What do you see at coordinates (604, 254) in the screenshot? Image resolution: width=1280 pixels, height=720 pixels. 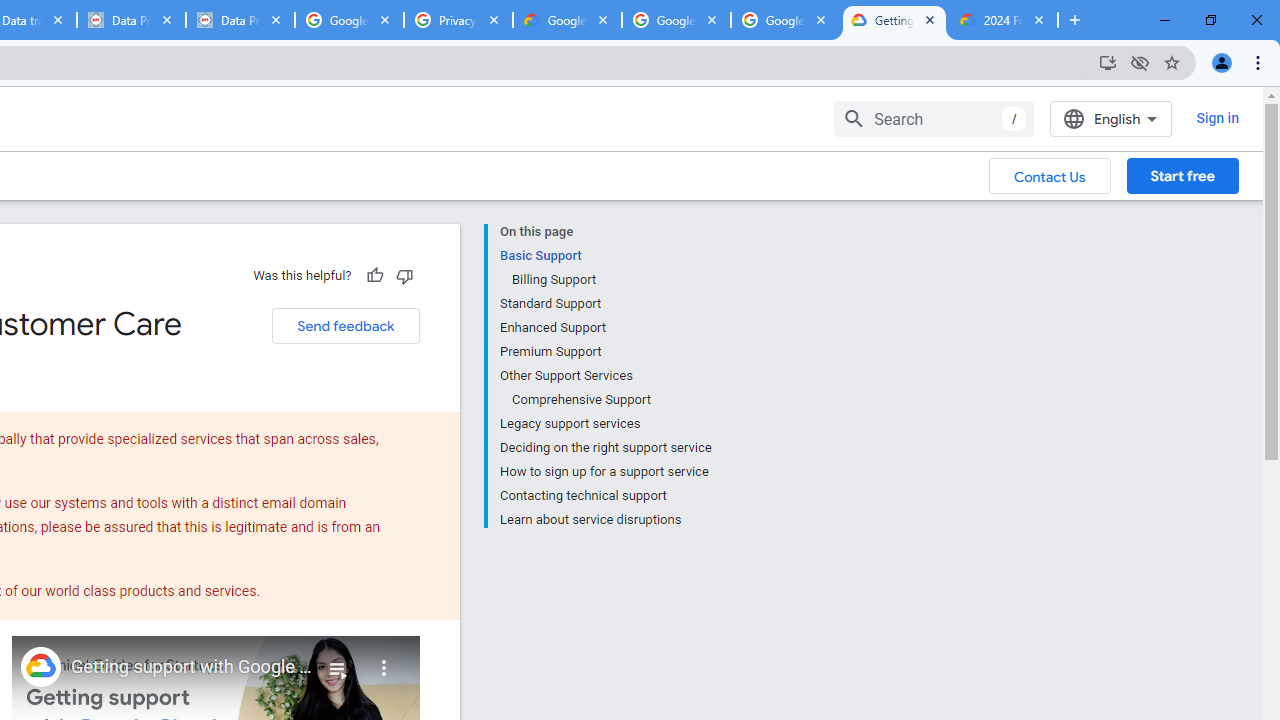 I see `'Basic Support'` at bounding box center [604, 254].